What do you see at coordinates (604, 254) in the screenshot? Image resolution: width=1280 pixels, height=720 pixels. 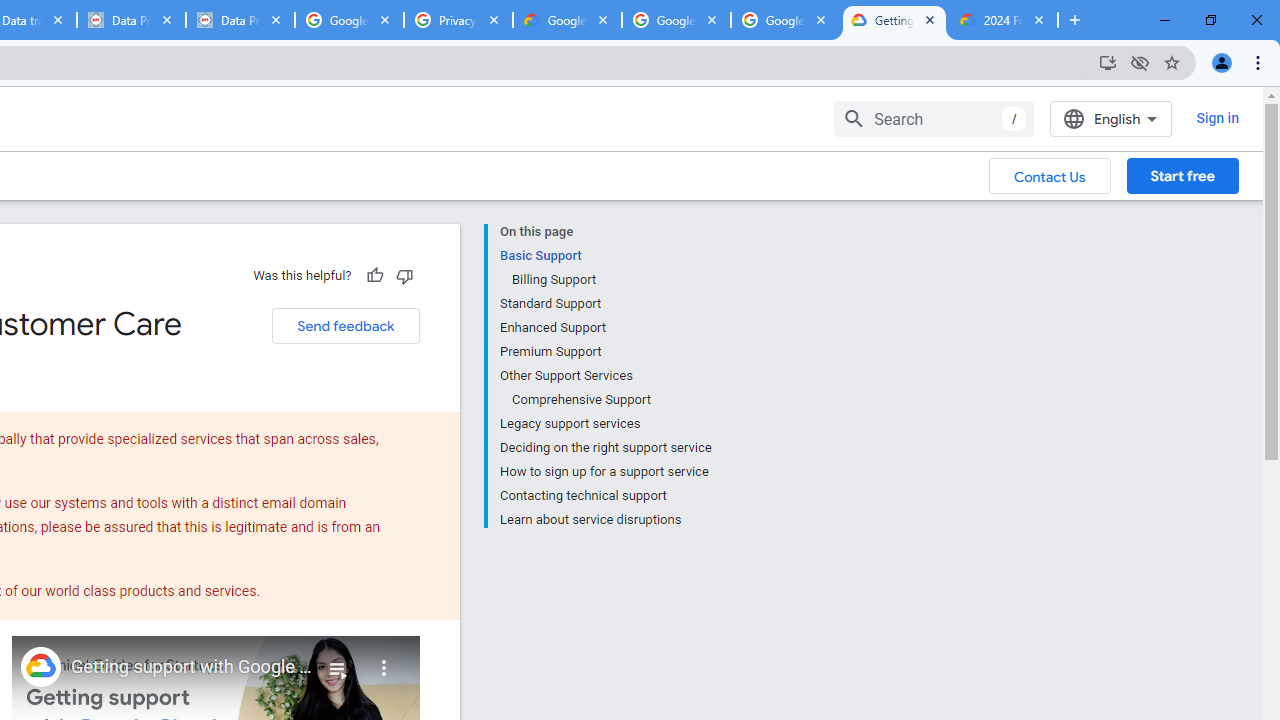 I see `'Basic Support'` at bounding box center [604, 254].